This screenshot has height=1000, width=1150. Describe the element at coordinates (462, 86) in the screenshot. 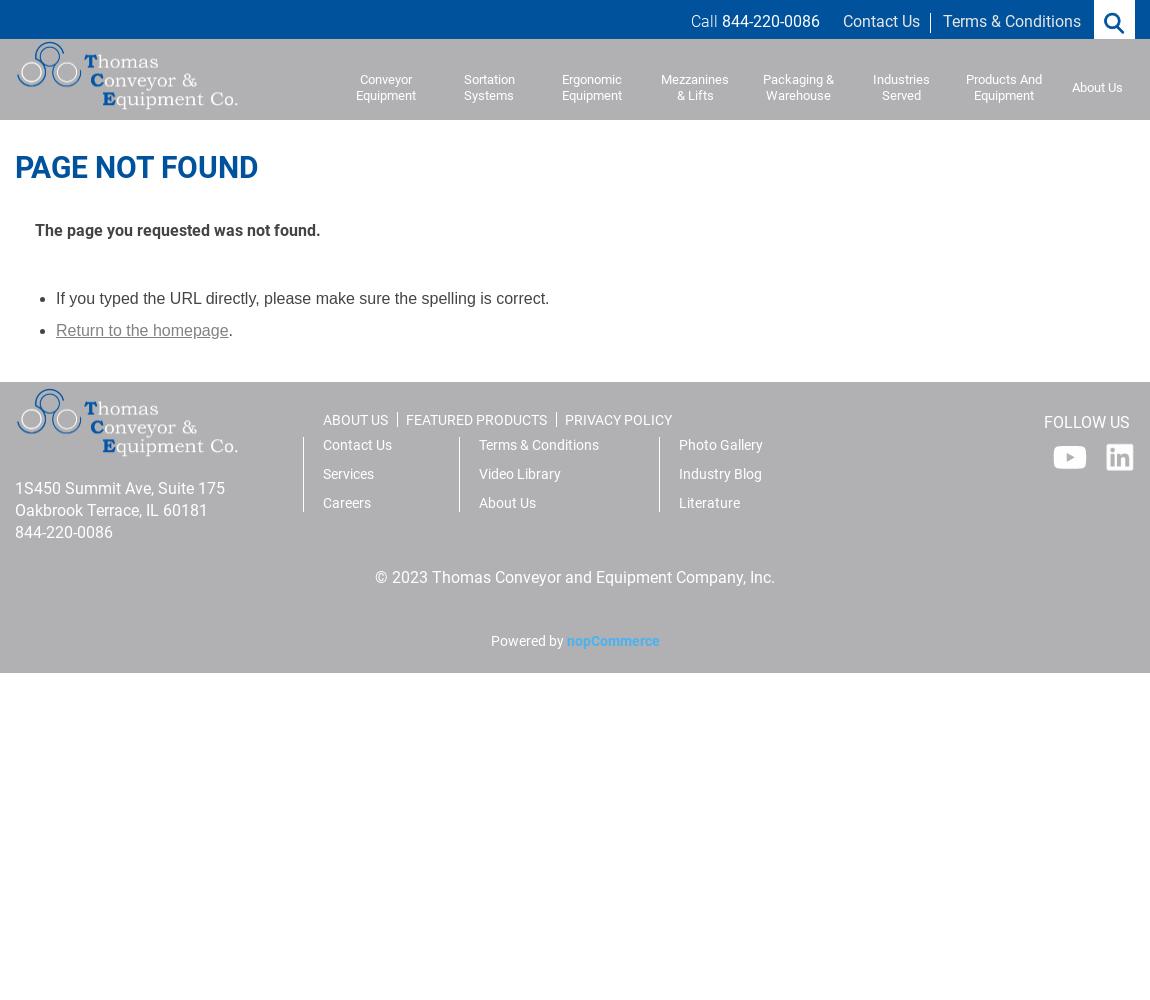

I see `'Sortation Systems'` at that location.